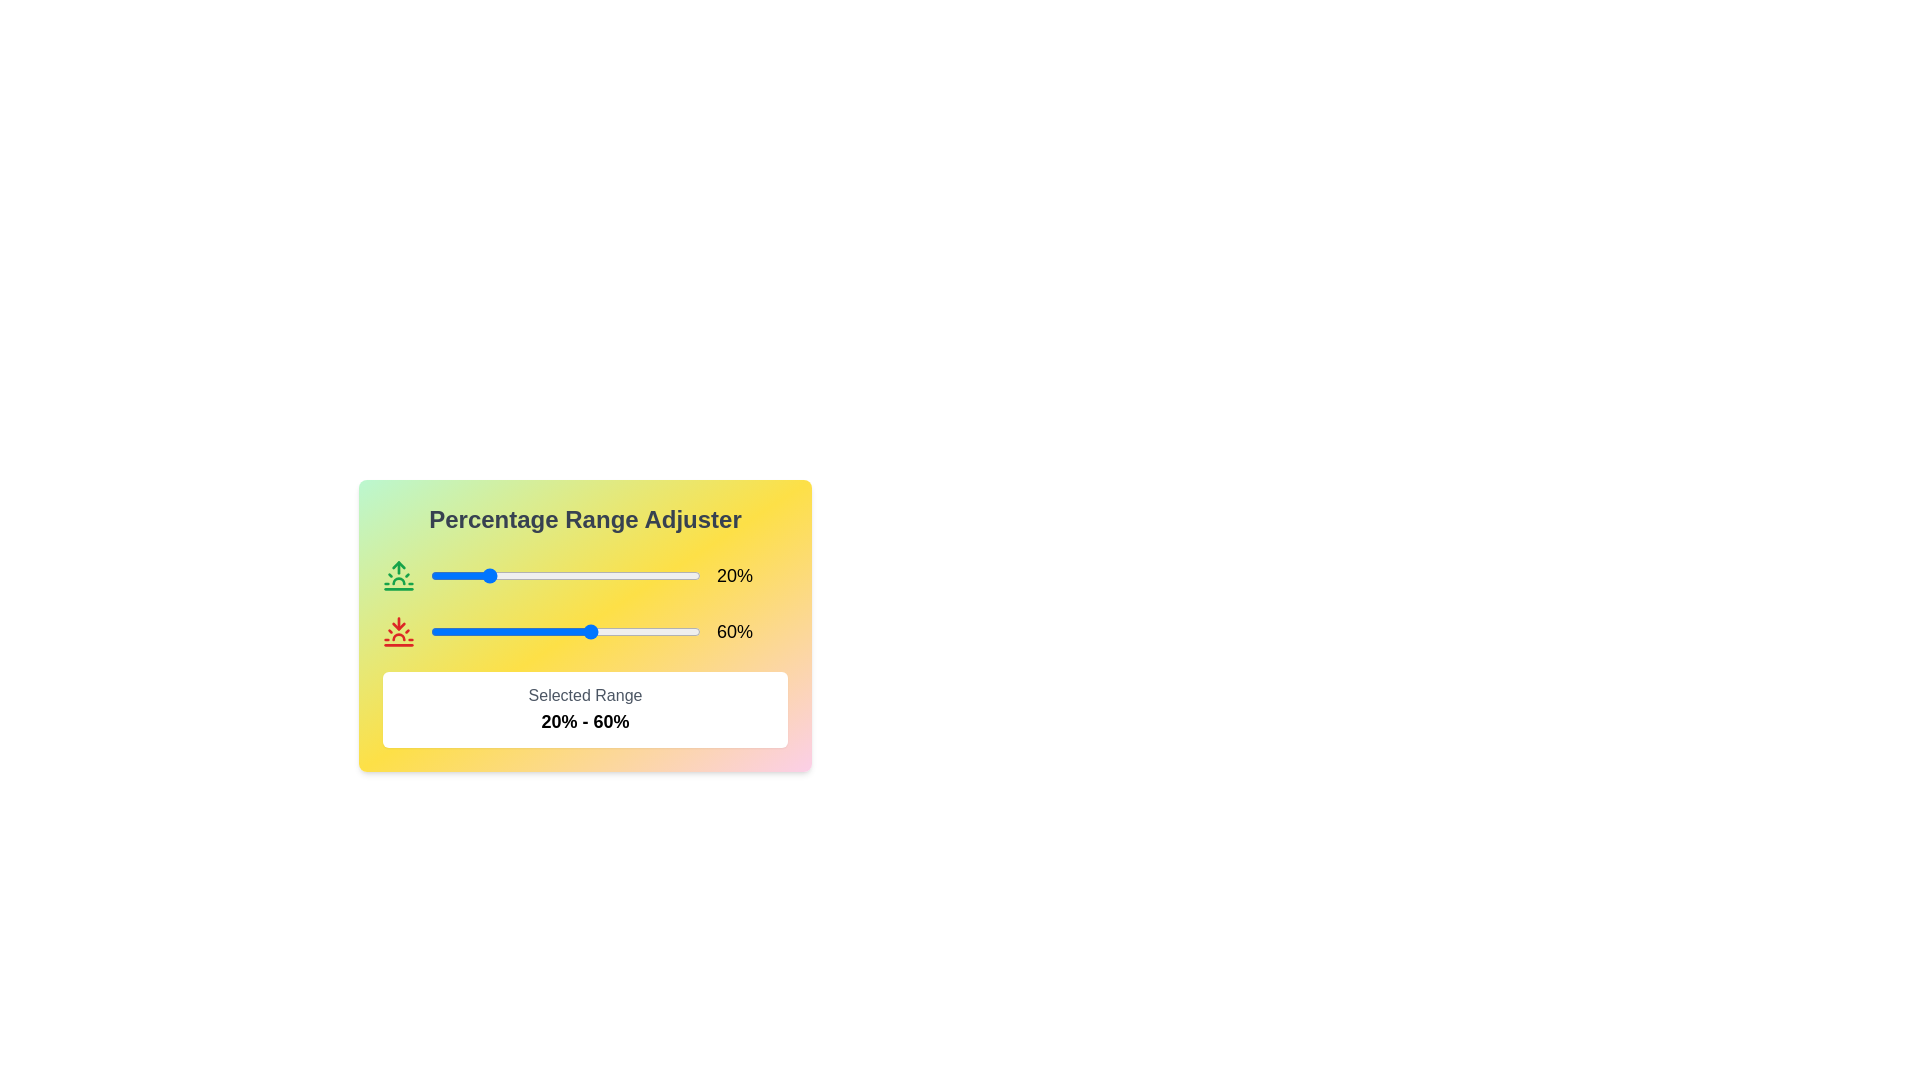 The image size is (1920, 1080). I want to click on the slider, so click(577, 632).